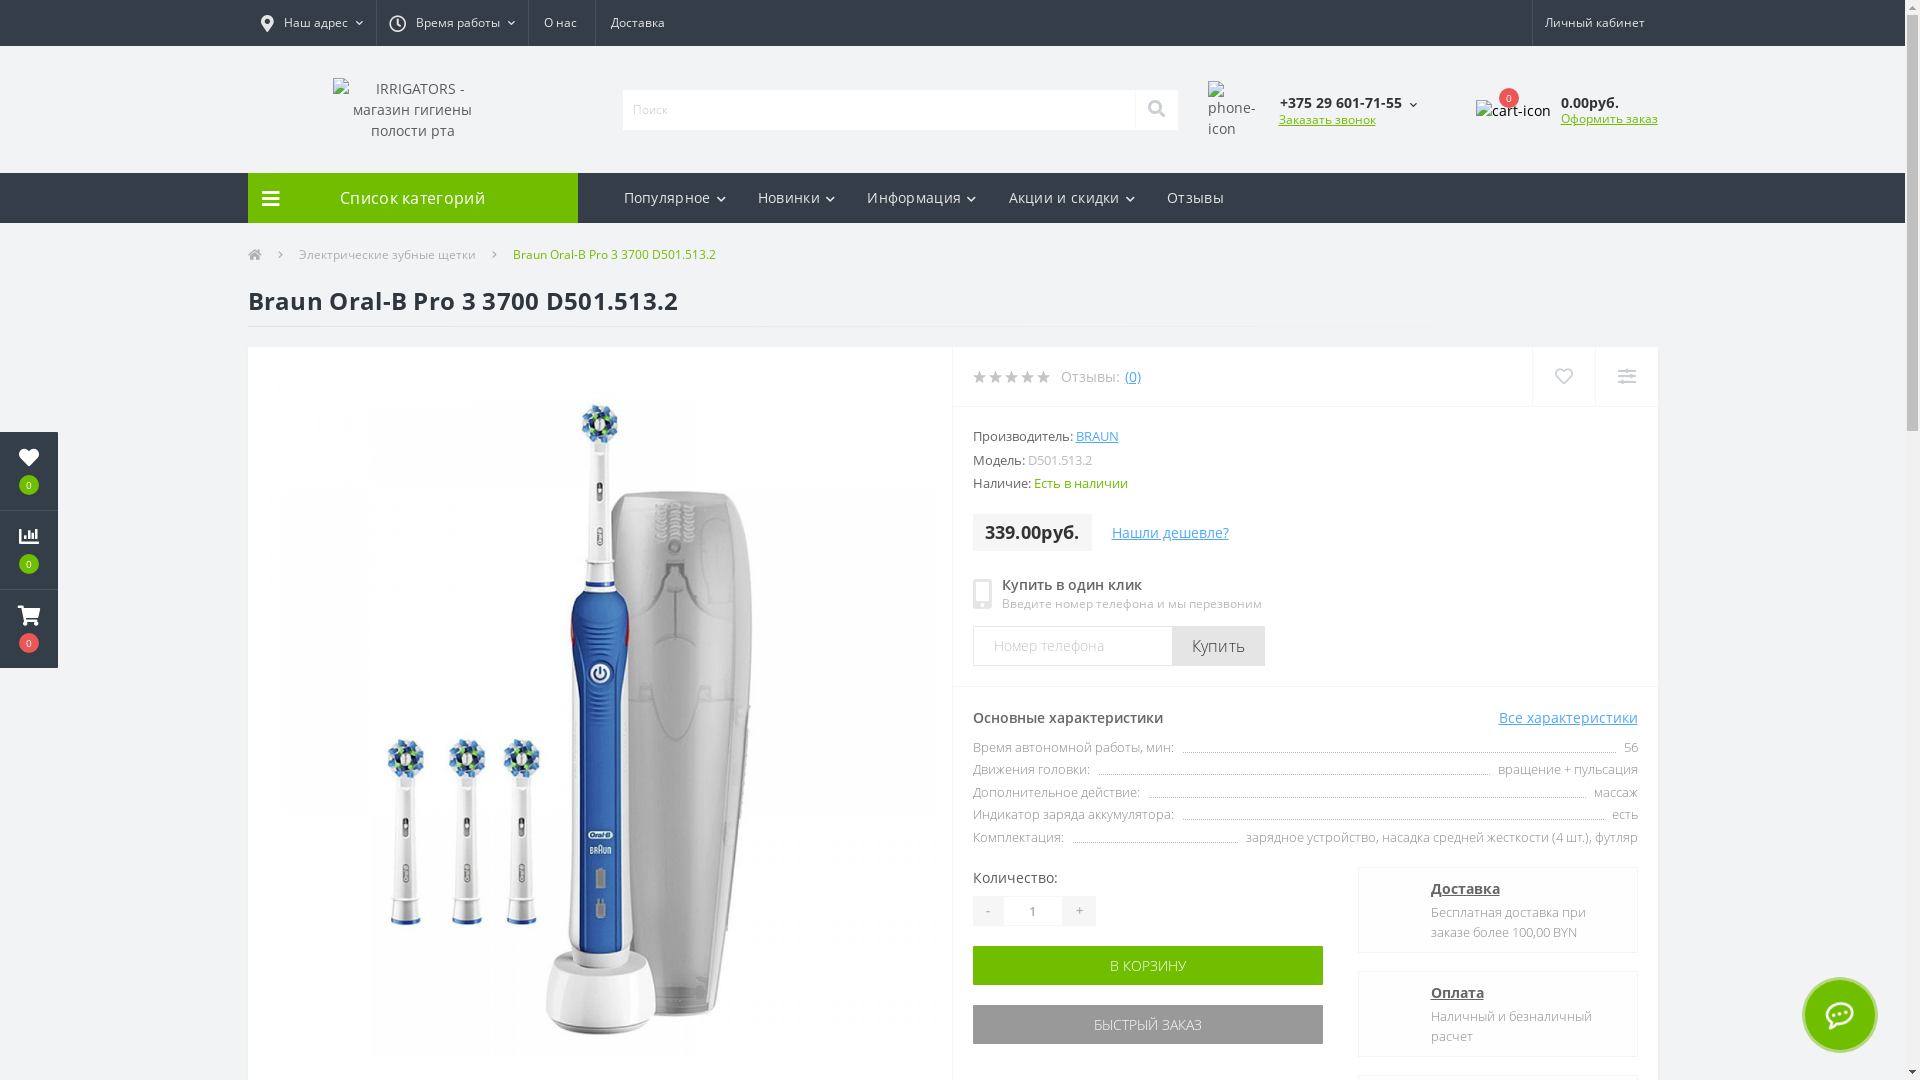  I want to click on '+', so click(1077, 910).